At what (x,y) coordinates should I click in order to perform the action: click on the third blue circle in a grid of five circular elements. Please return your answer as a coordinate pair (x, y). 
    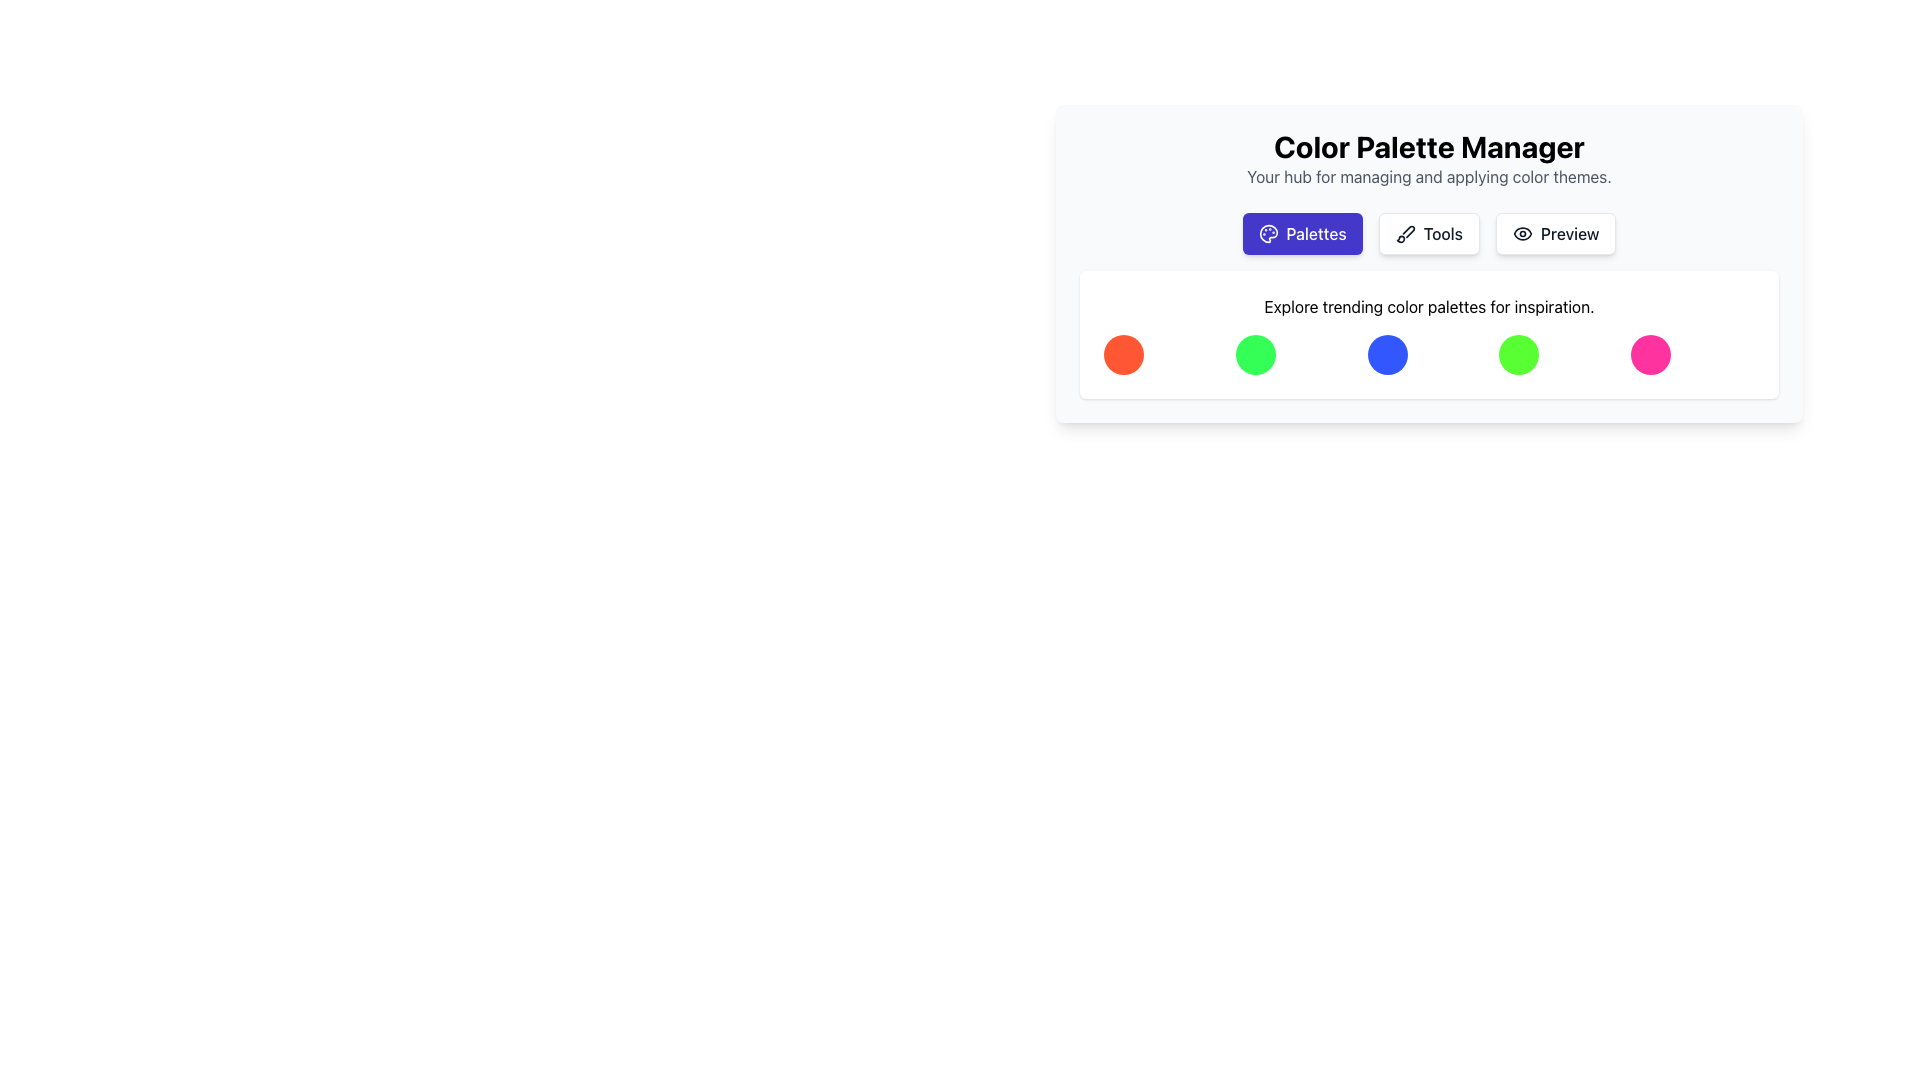
    Looking at the image, I should click on (1386, 353).